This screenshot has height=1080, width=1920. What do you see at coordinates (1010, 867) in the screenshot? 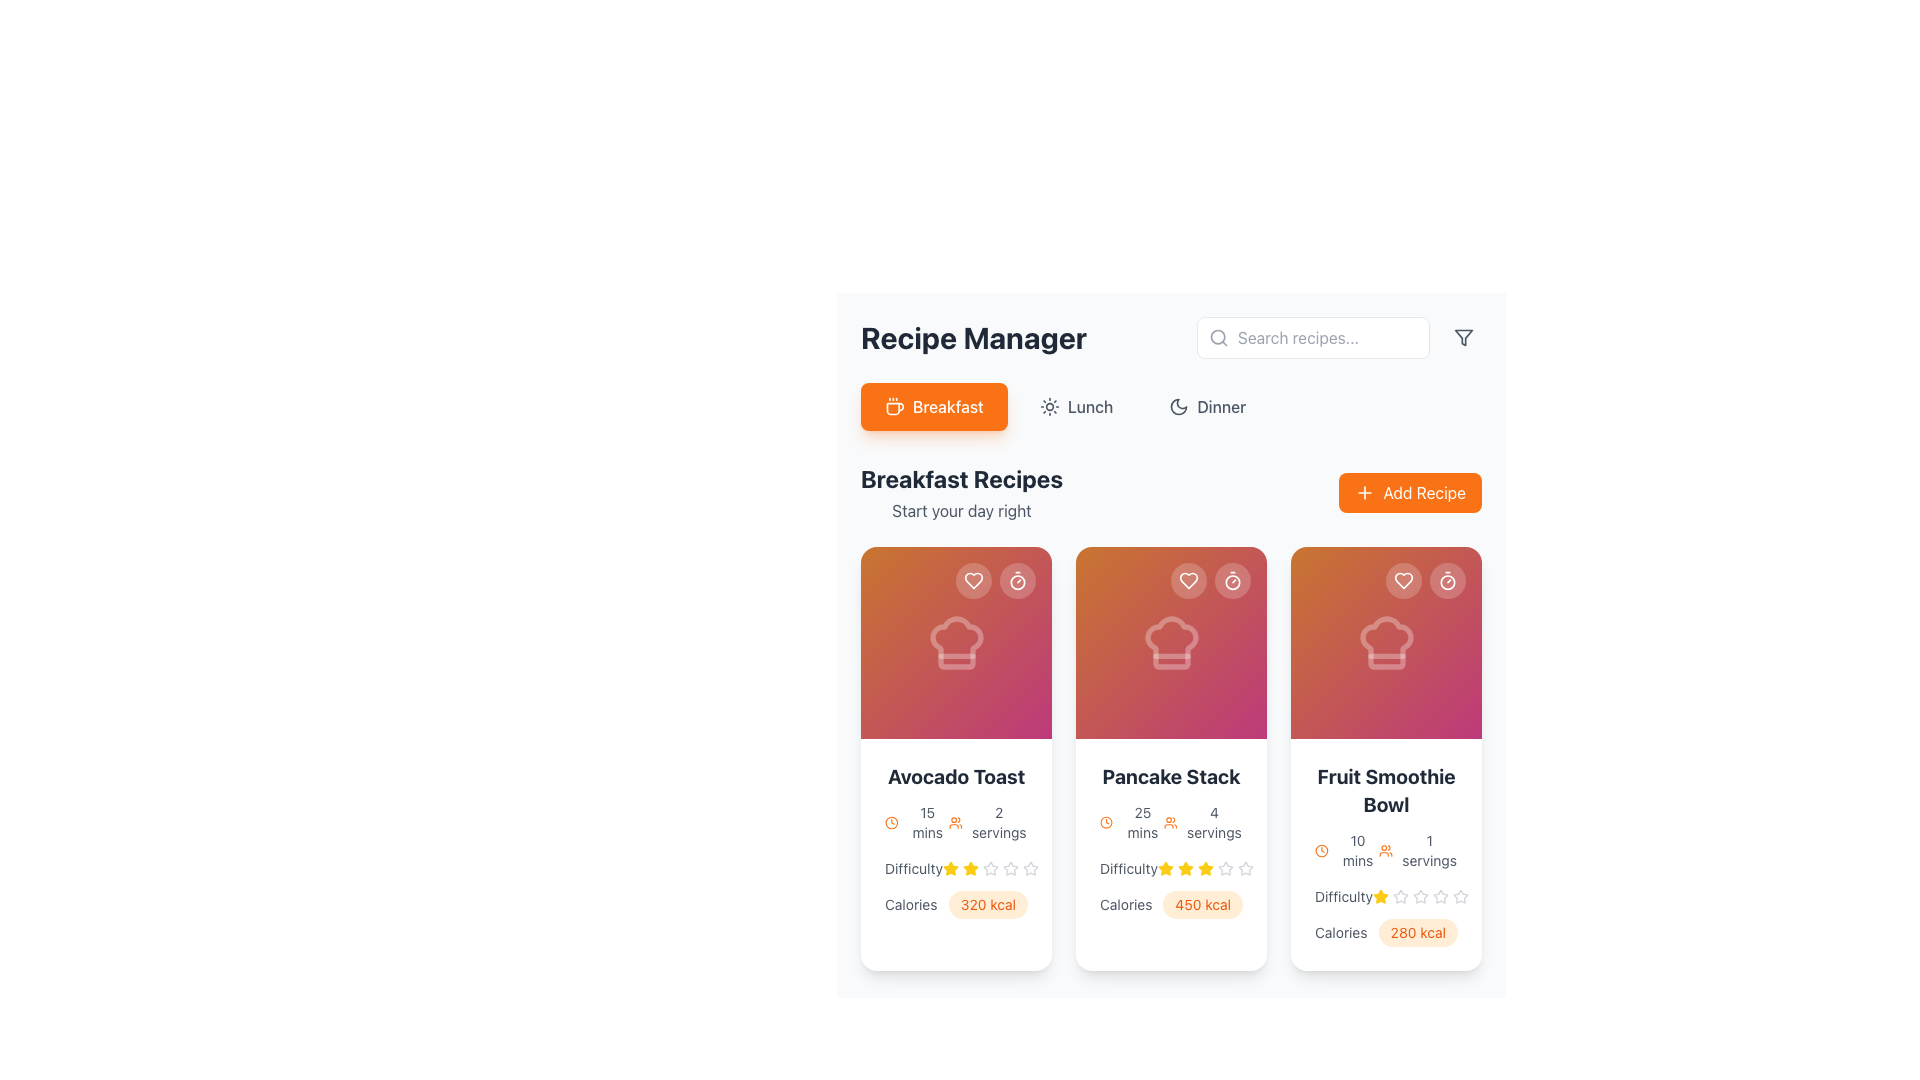
I see `the third star icon in the five-star rating system below the title 'Avocado Toast' to rate the recipe's difficulty` at bounding box center [1010, 867].